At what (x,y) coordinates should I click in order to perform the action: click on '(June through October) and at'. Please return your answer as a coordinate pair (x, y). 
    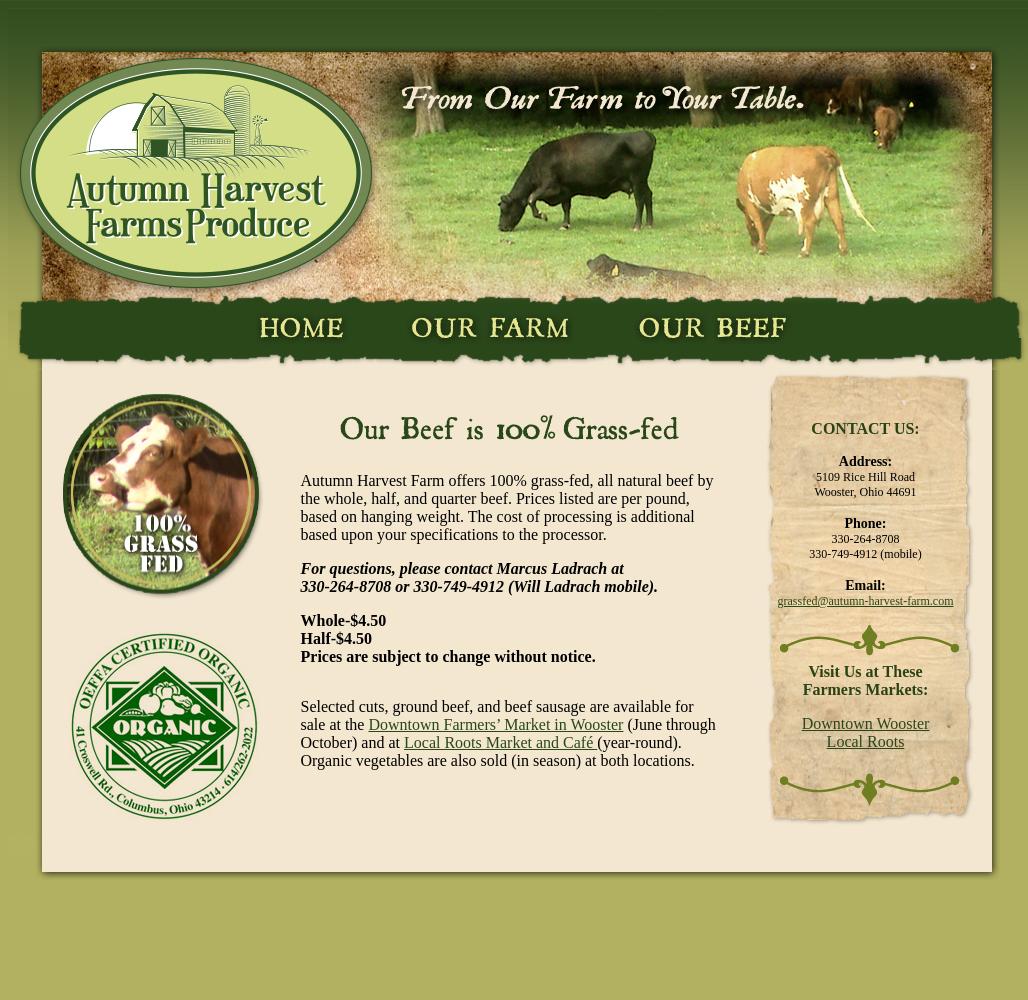
    Looking at the image, I should click on (506, 732).